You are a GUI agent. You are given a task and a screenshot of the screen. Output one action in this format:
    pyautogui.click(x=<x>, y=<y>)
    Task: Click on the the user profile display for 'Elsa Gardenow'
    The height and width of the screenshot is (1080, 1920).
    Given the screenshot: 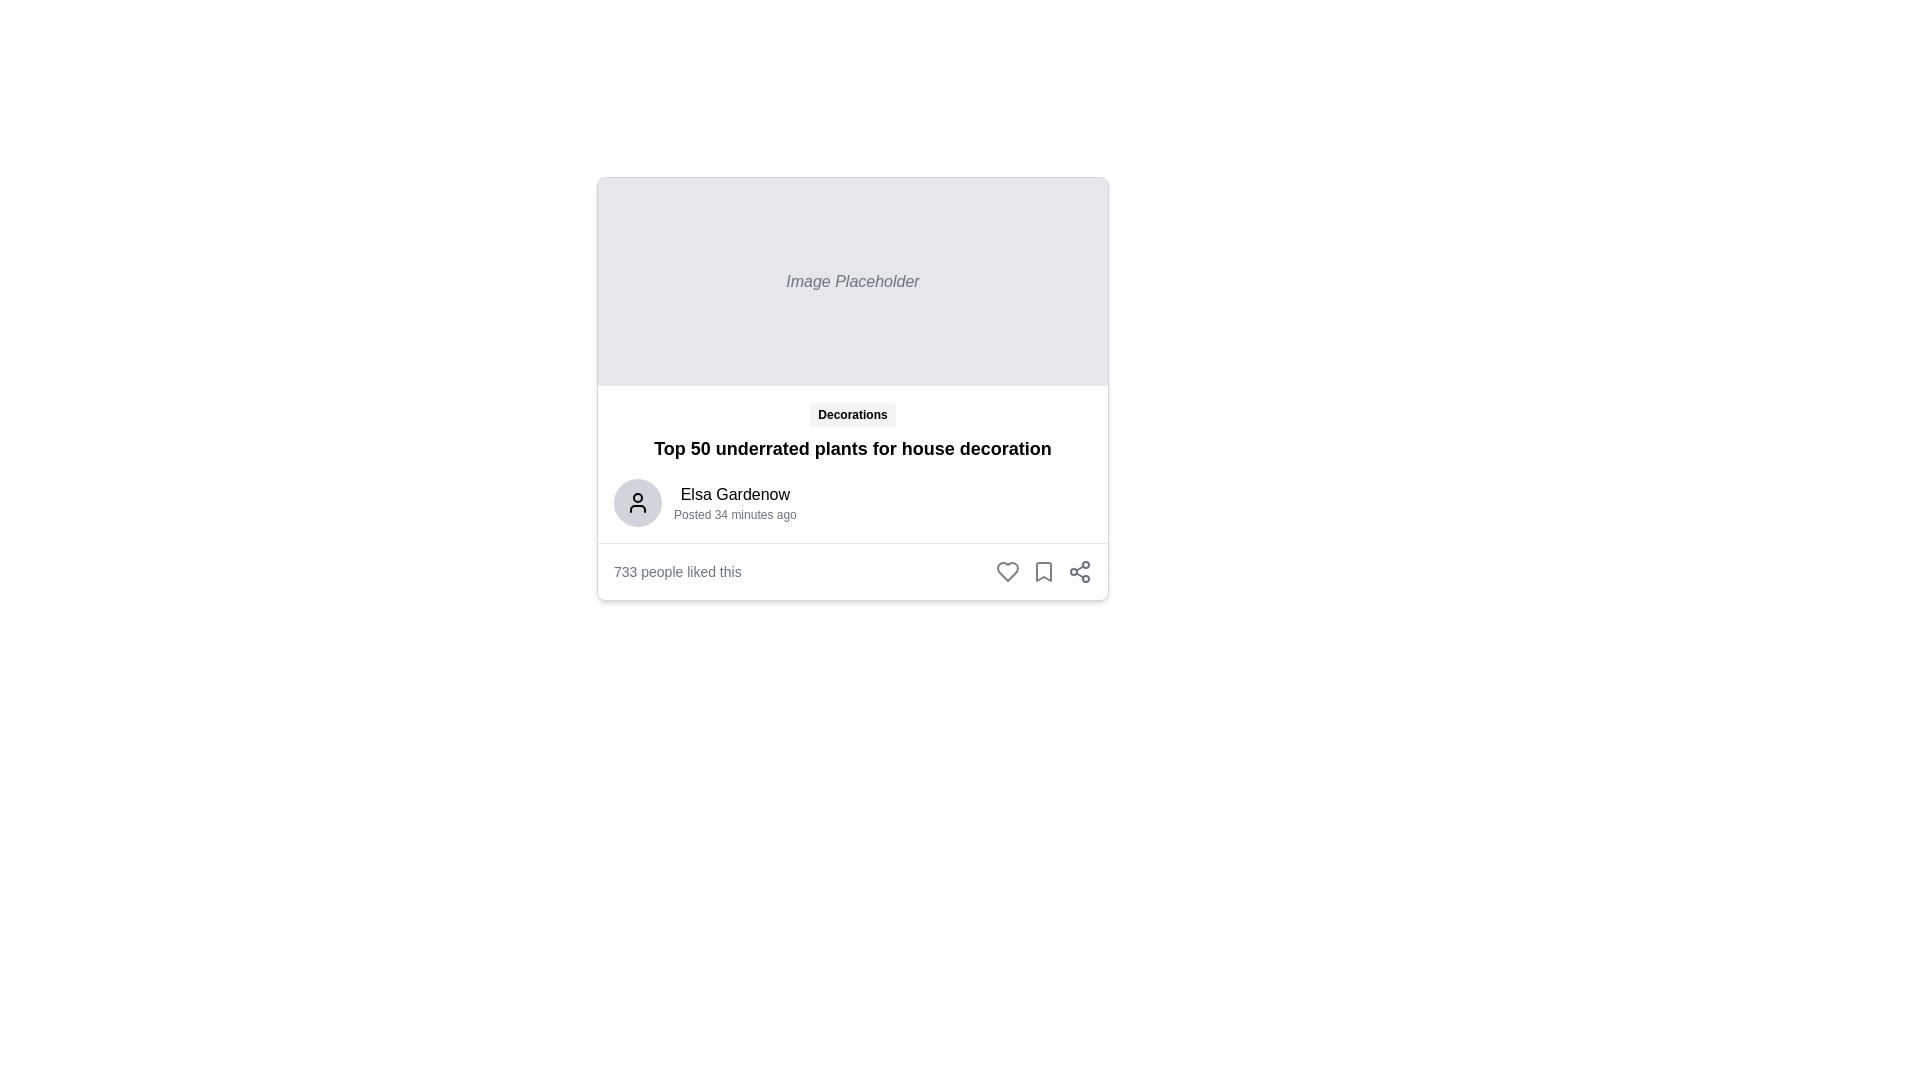 What is the action you would take?
    pyautogui.click(x=853, y=501)
    